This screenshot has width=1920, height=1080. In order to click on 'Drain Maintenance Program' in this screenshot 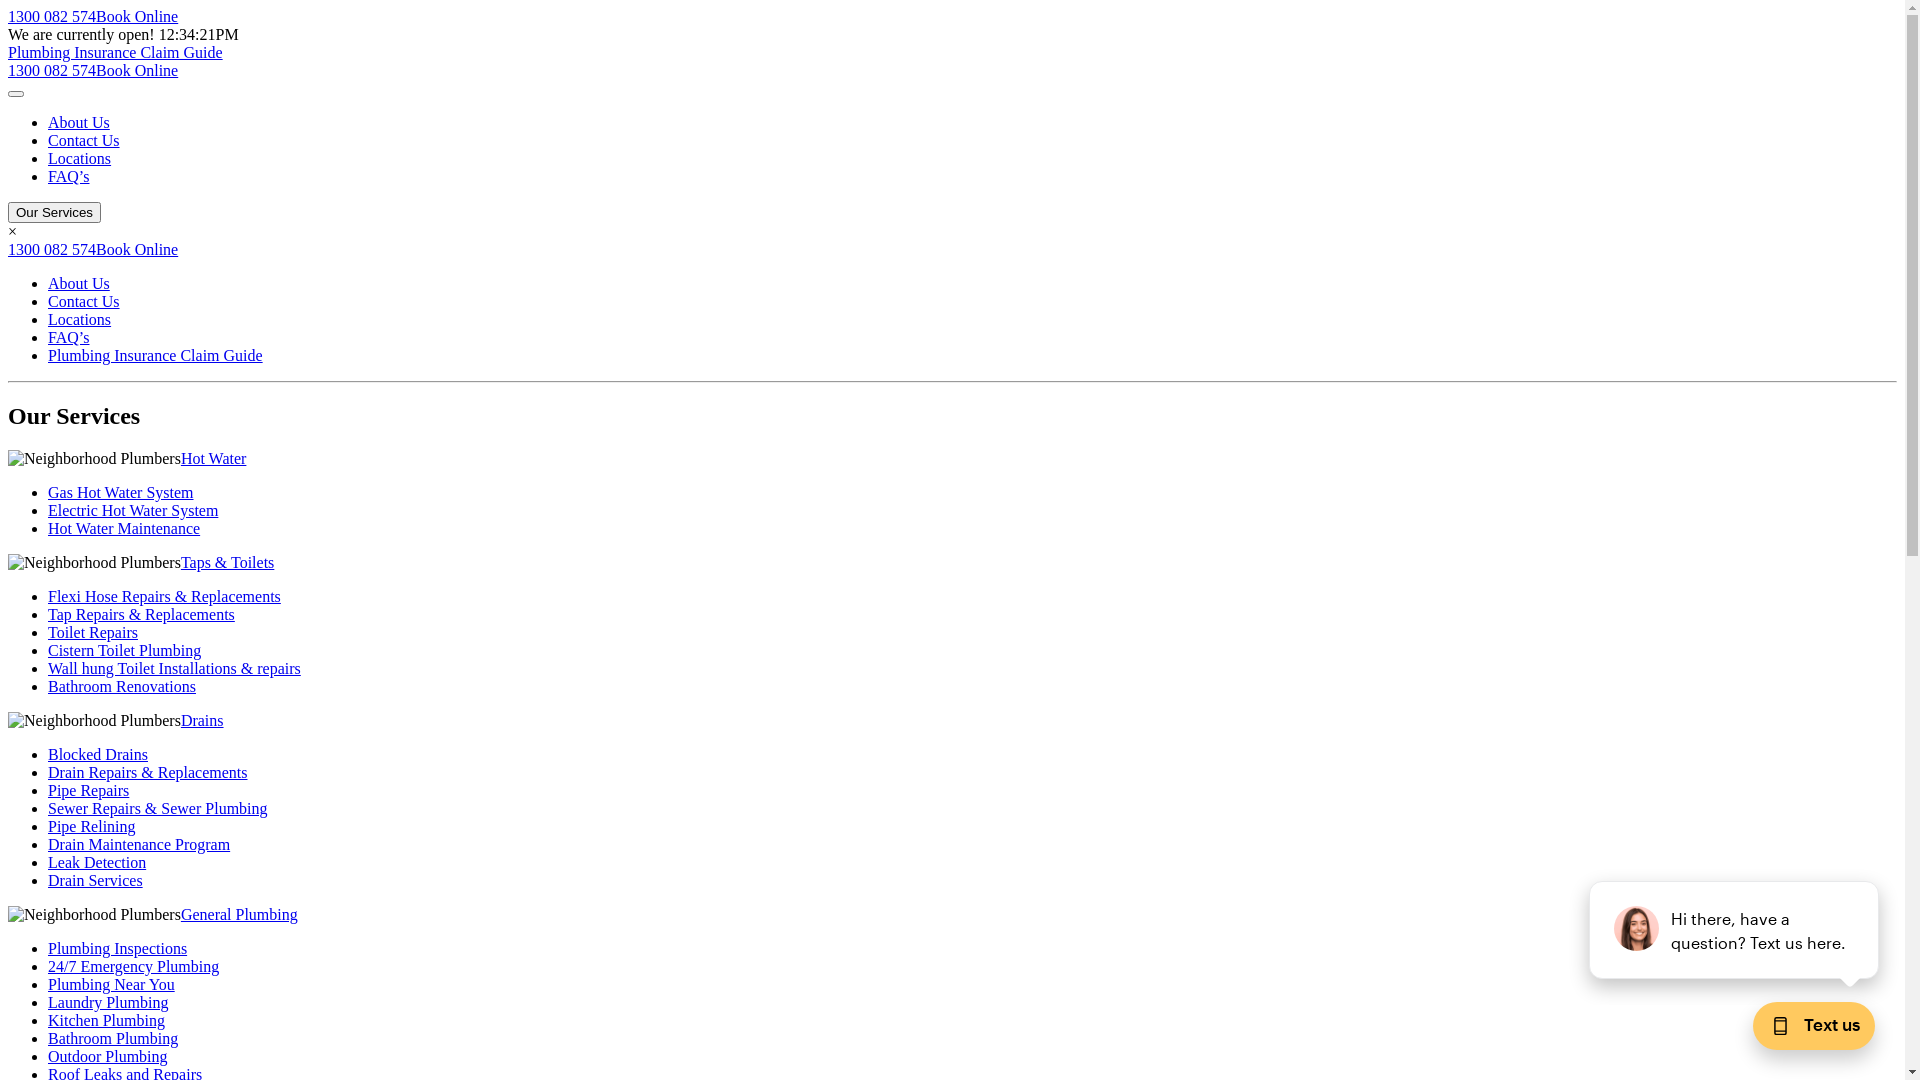, I will do `click(48, 844)`.